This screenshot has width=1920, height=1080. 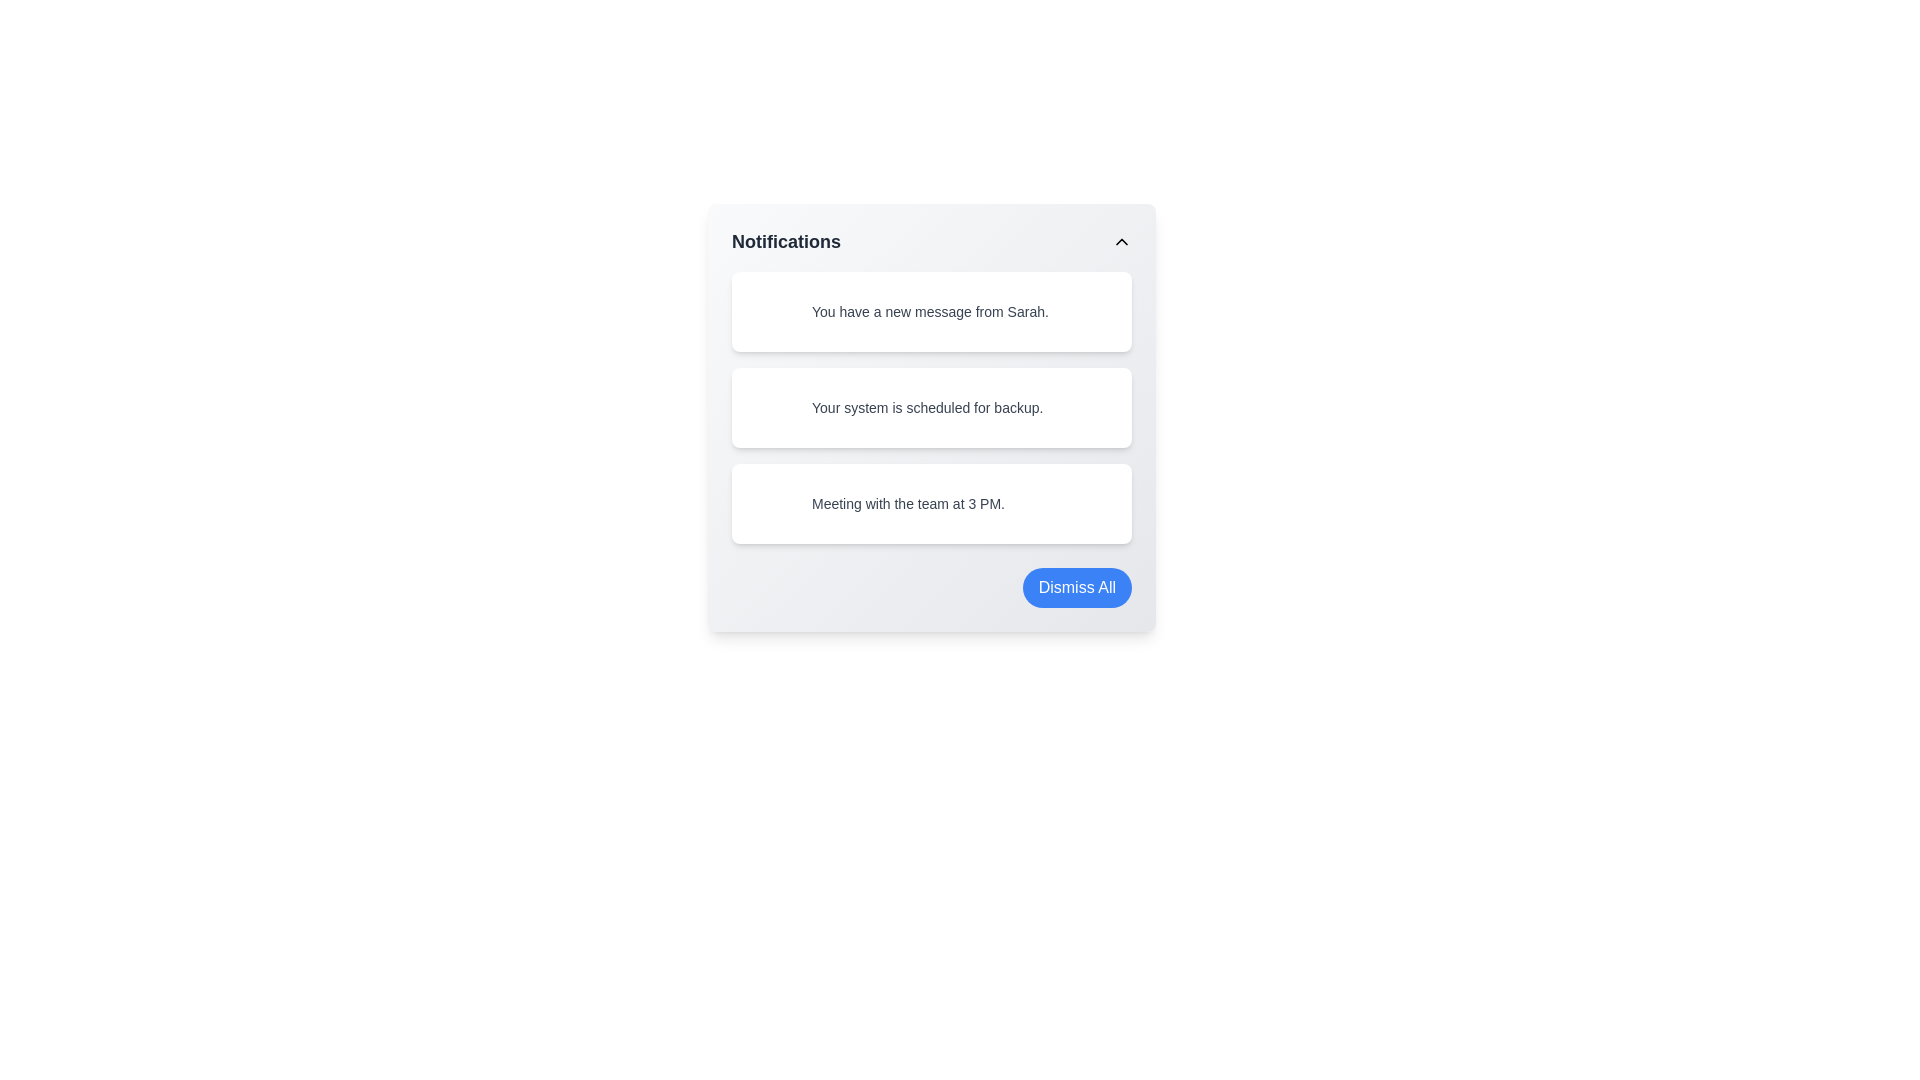 What do you see at coordinates (930, 503) in the screenshot?
I see `the third notification card in the notification panel that informs about an upcoming team meeting scheduled at 3 PM` at bounding box center [930, 503].